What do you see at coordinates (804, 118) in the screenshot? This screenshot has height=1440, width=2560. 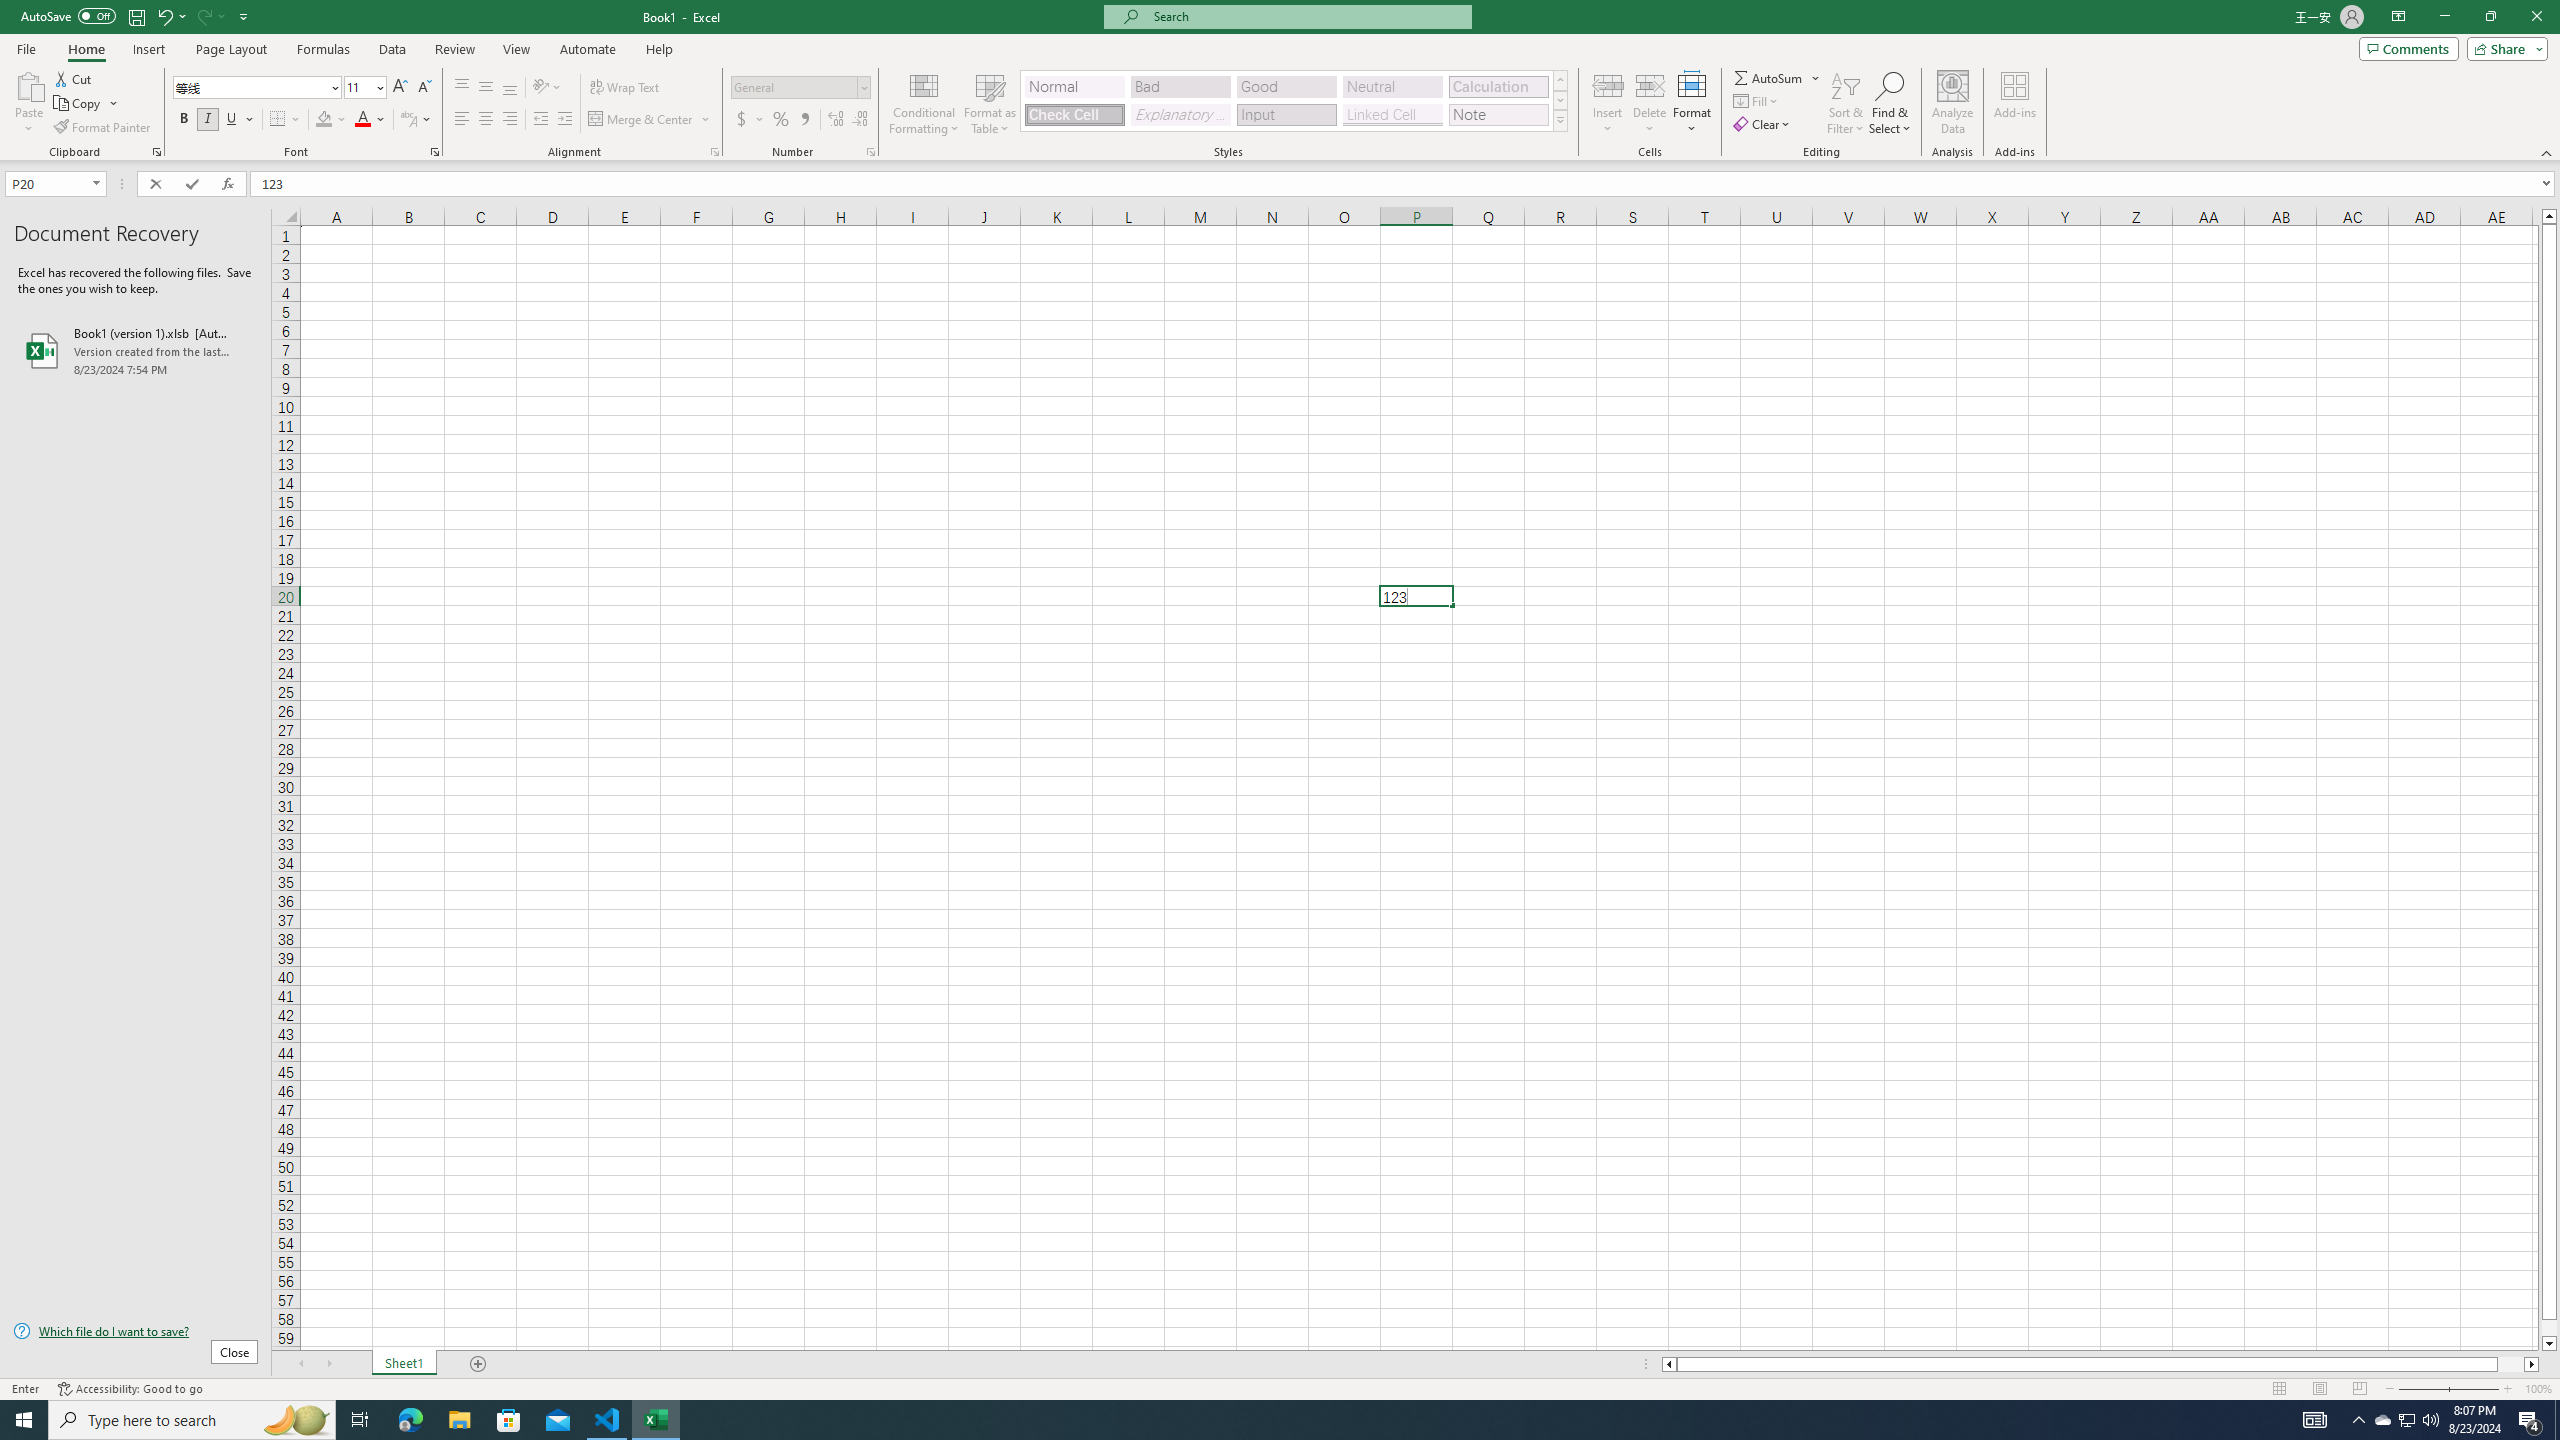 I see `'Comma Style'` at bounding box center [804, 118].